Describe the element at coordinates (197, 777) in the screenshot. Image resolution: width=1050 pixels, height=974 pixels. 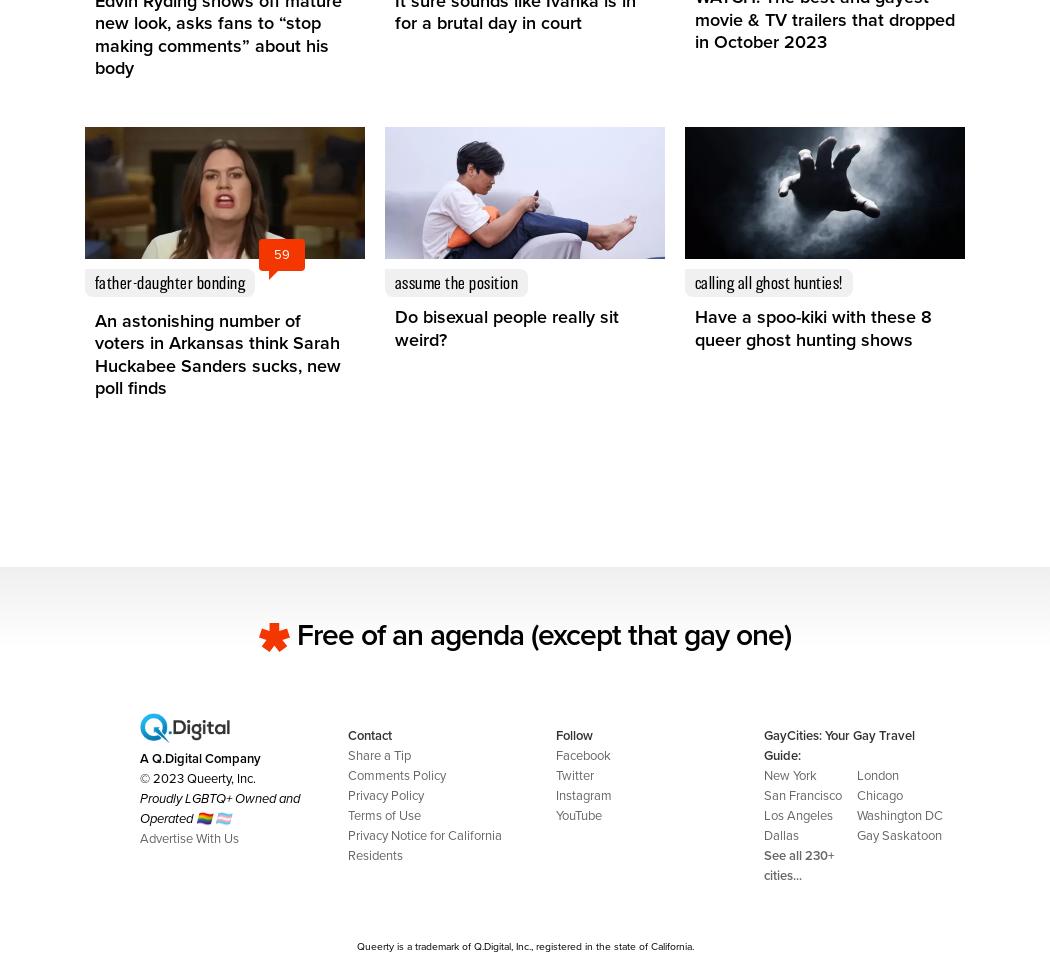
I see `'© 2023 Queerty, Inc.'` at that location.